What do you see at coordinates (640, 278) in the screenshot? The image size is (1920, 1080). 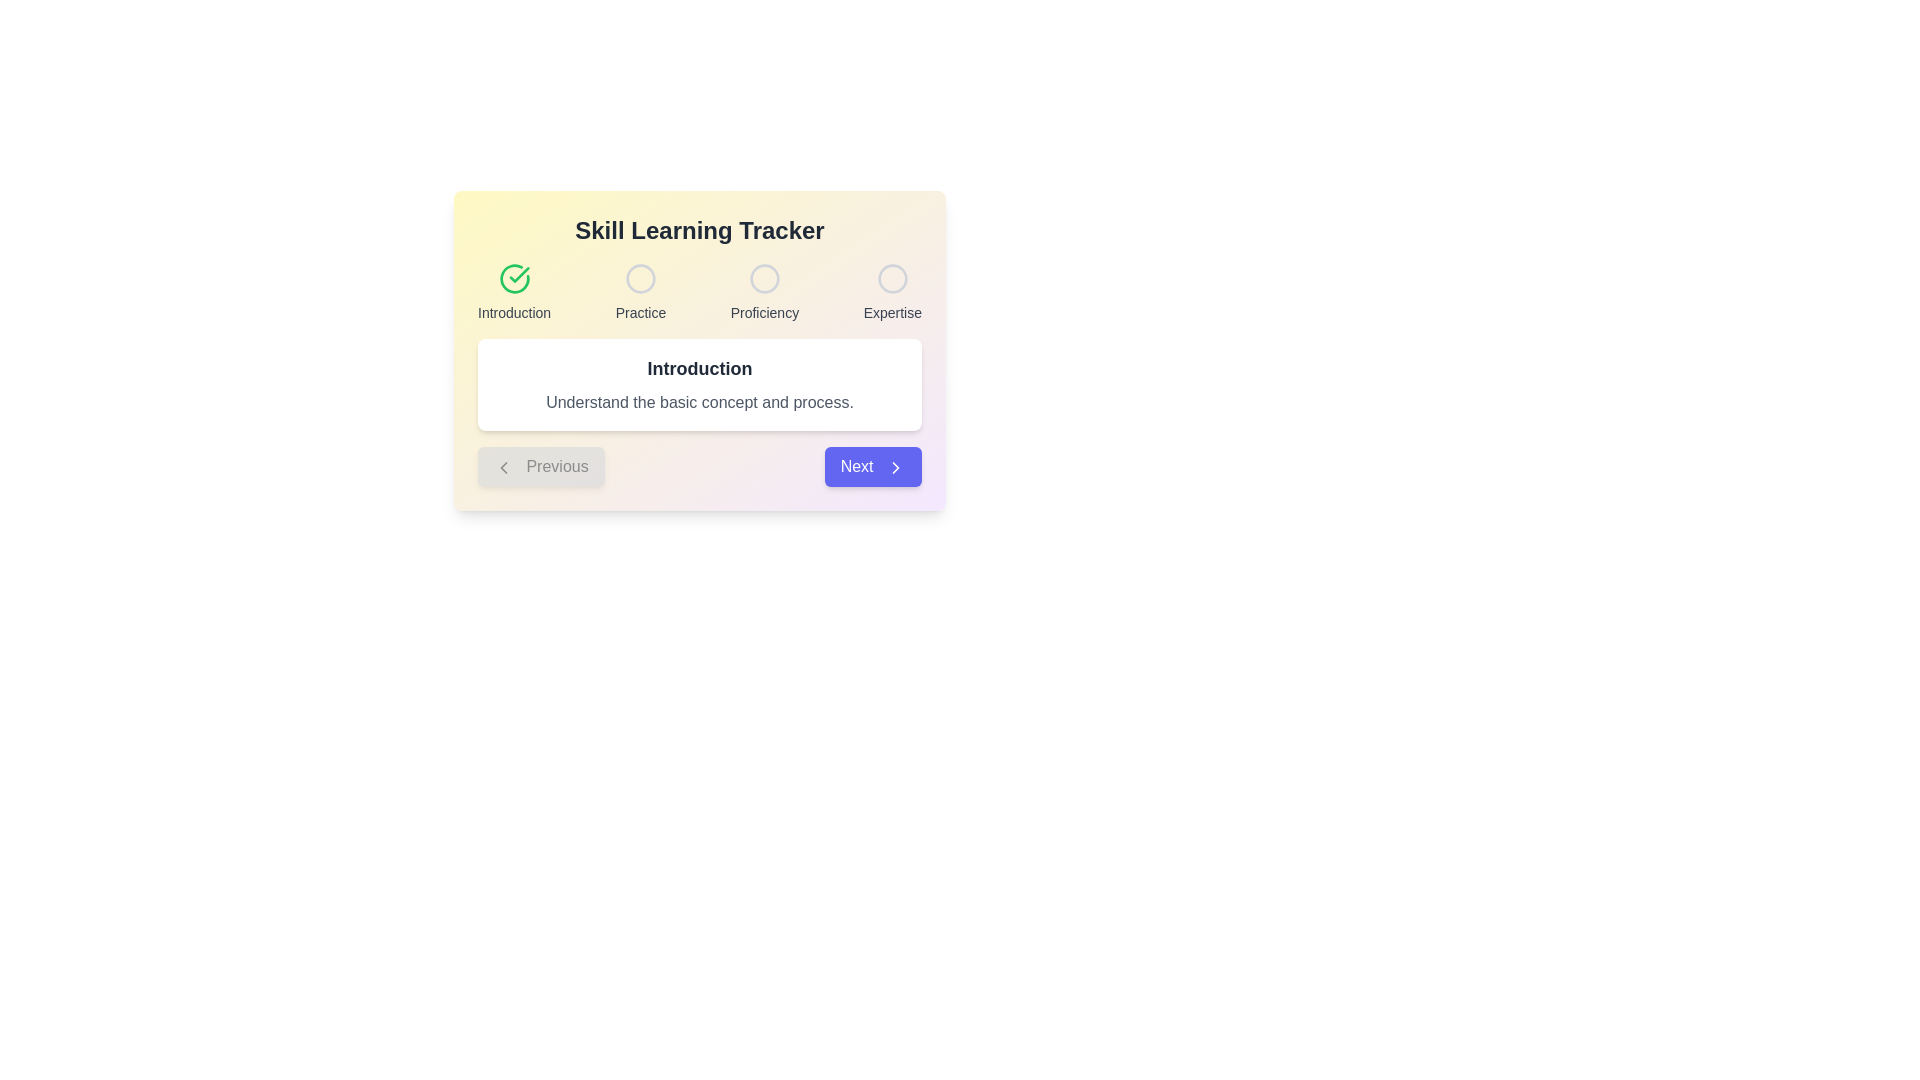 I see `the outlined circle representing the 'Practice' phase in the learning tracker, located centrally above the 'Practice' label` at bounding box center [640, 278].